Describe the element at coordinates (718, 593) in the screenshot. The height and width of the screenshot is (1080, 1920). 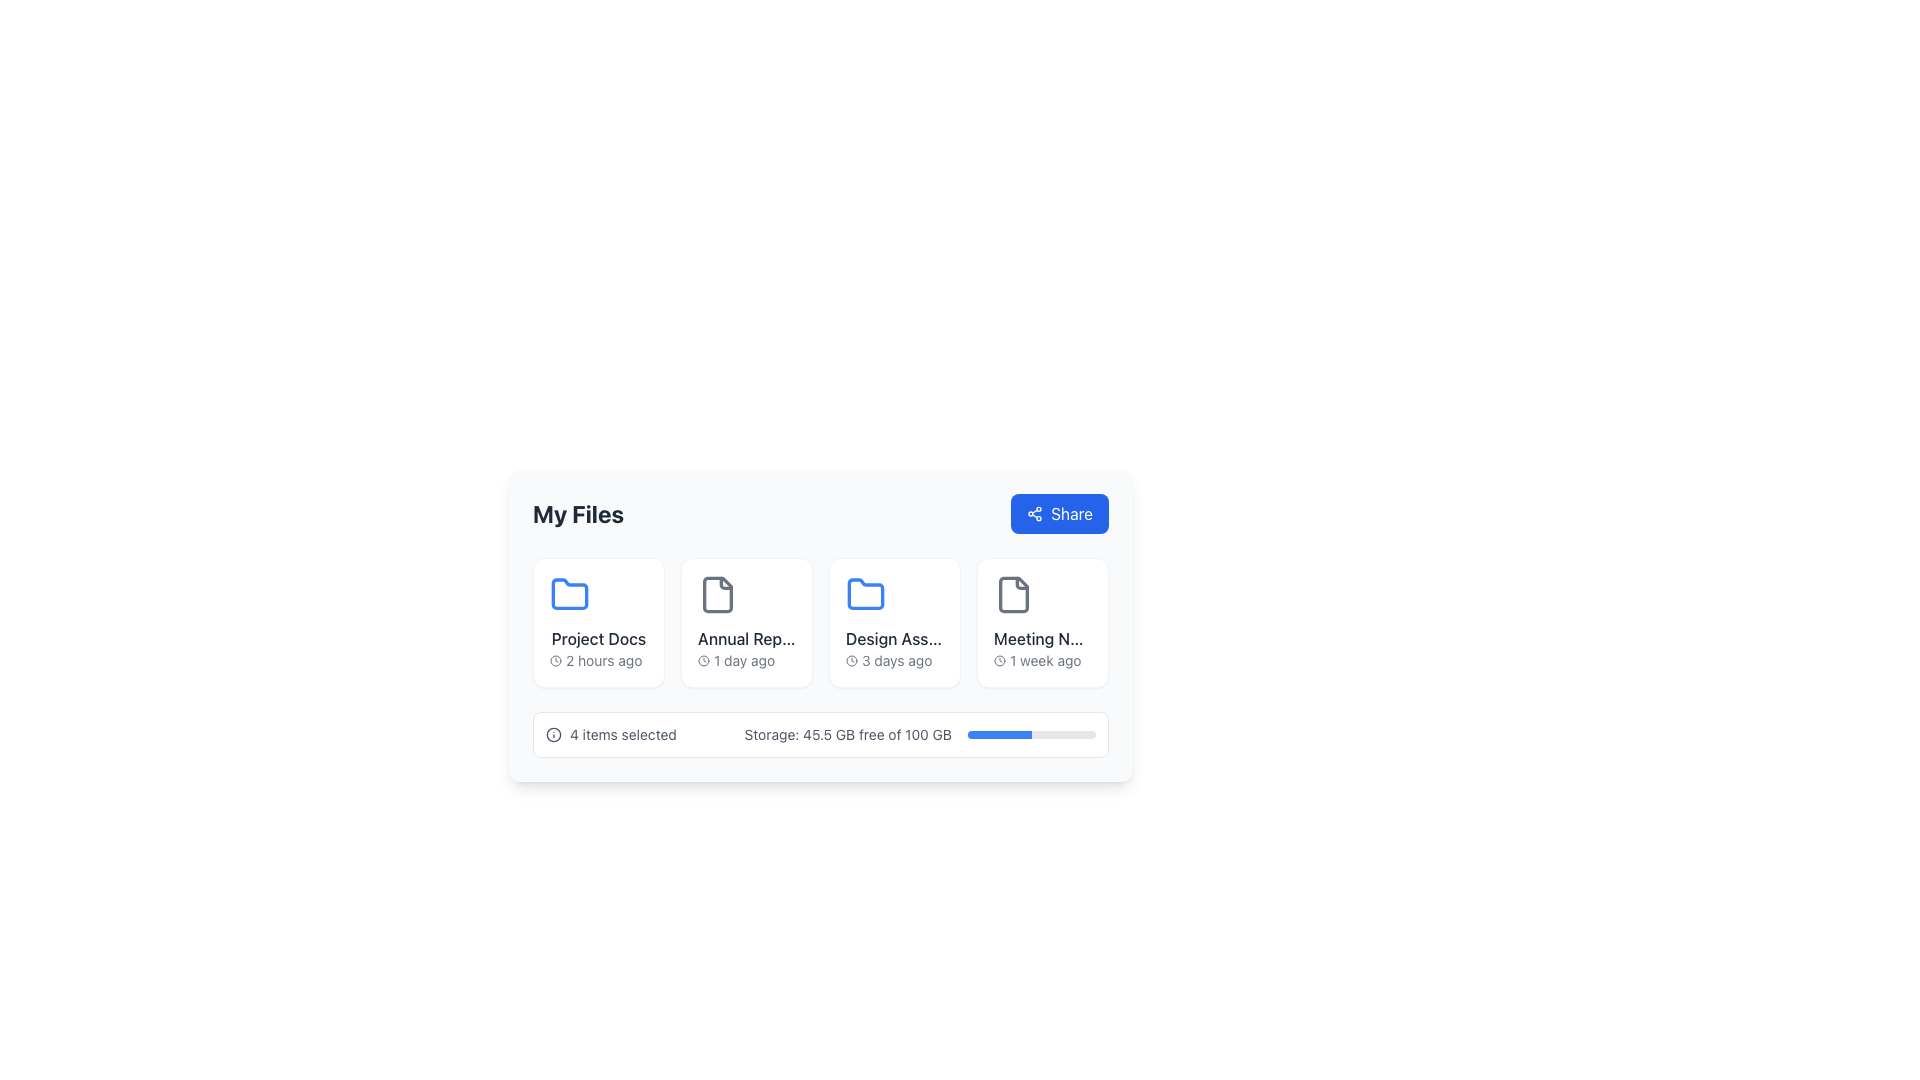
I see `the 'Annual Report' file icon, which is the second item from the left in the 'My Files' section, visually represented as a document icon` at that location.